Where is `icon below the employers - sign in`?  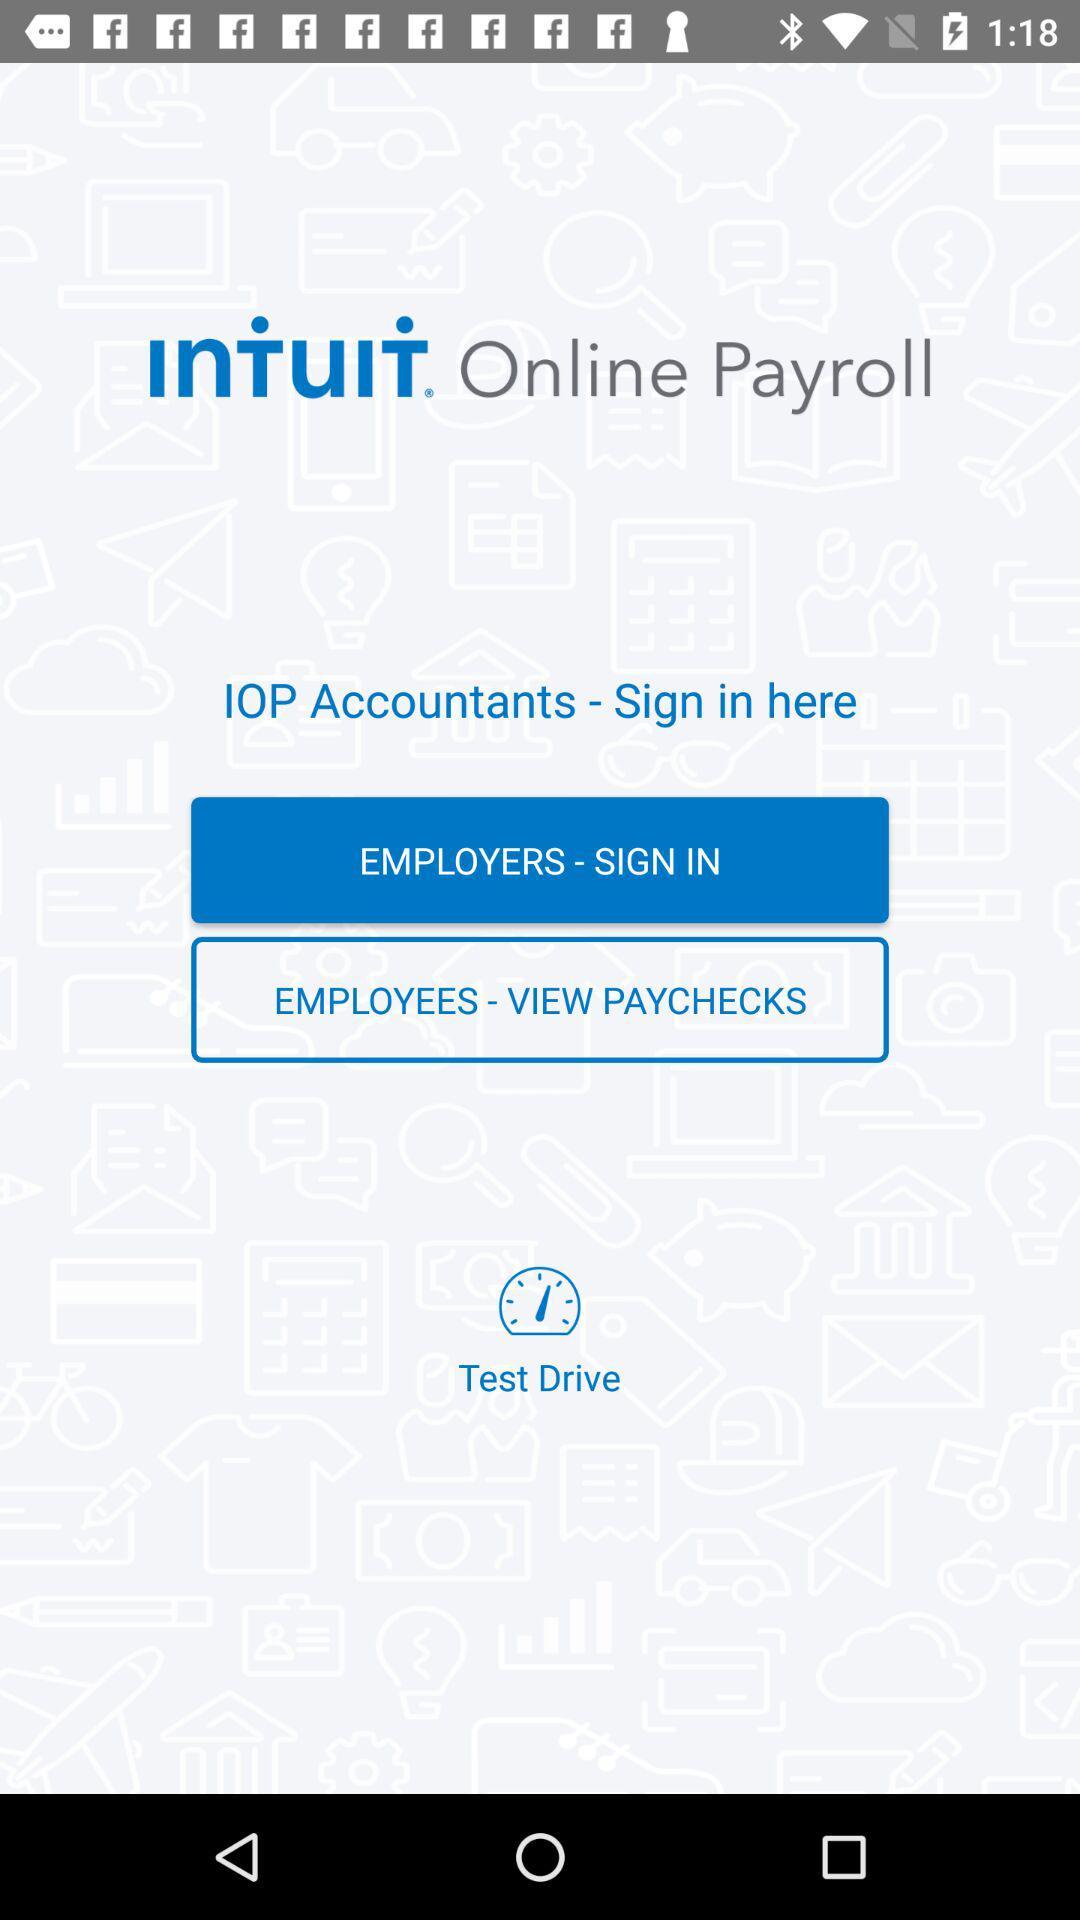 icon below the employers - sign in is located at coordinates (540, 999).